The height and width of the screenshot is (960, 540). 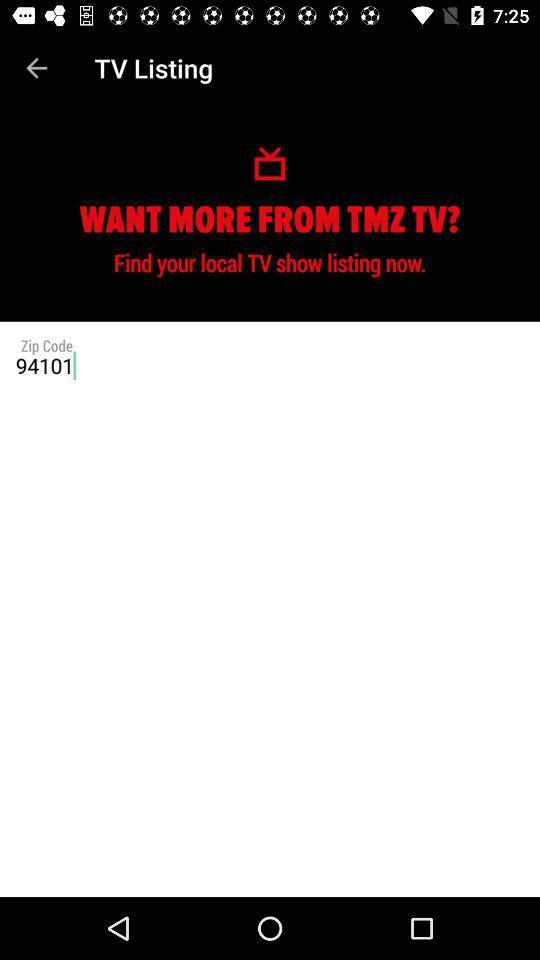 I want to click on the 94101, so click(x=270, y=364).